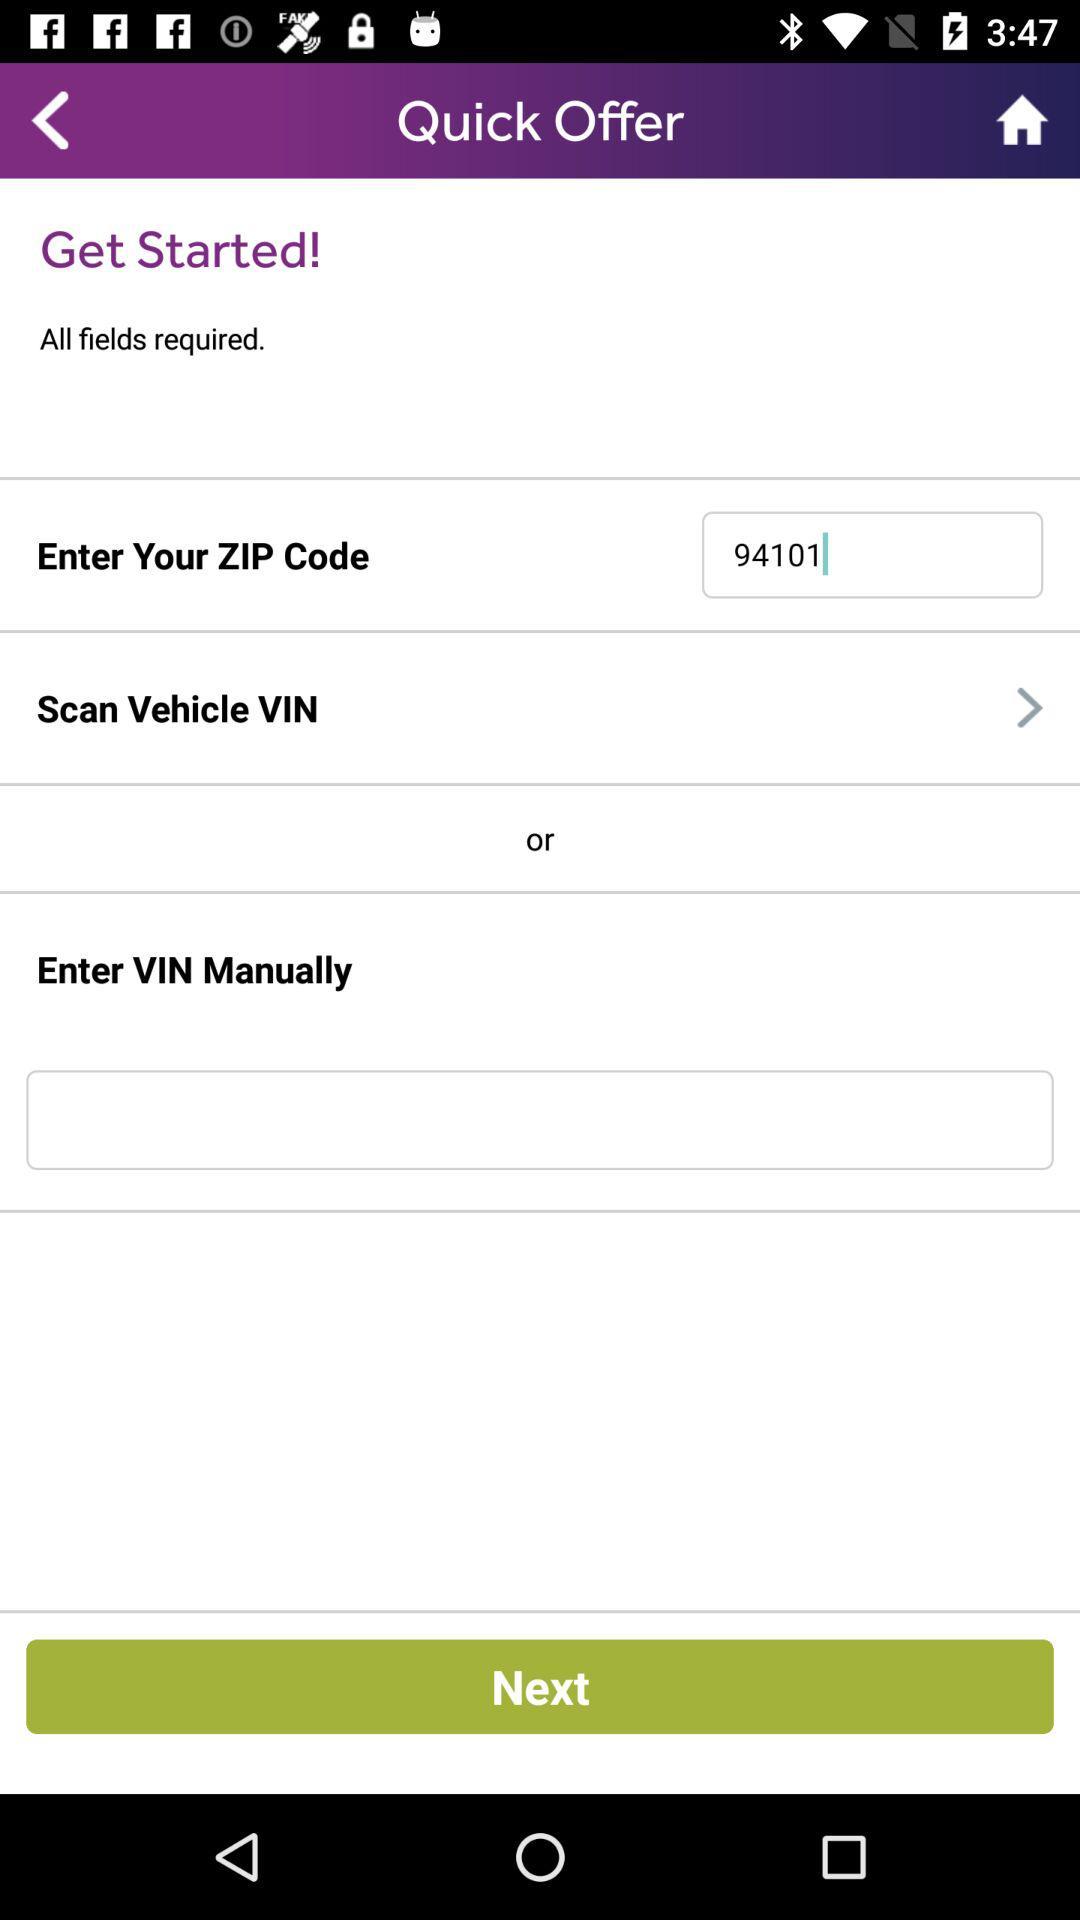  Describe the element at coordinates (540, 1120) in the screenshot. I see `the item below enter vin manually item` at that location.